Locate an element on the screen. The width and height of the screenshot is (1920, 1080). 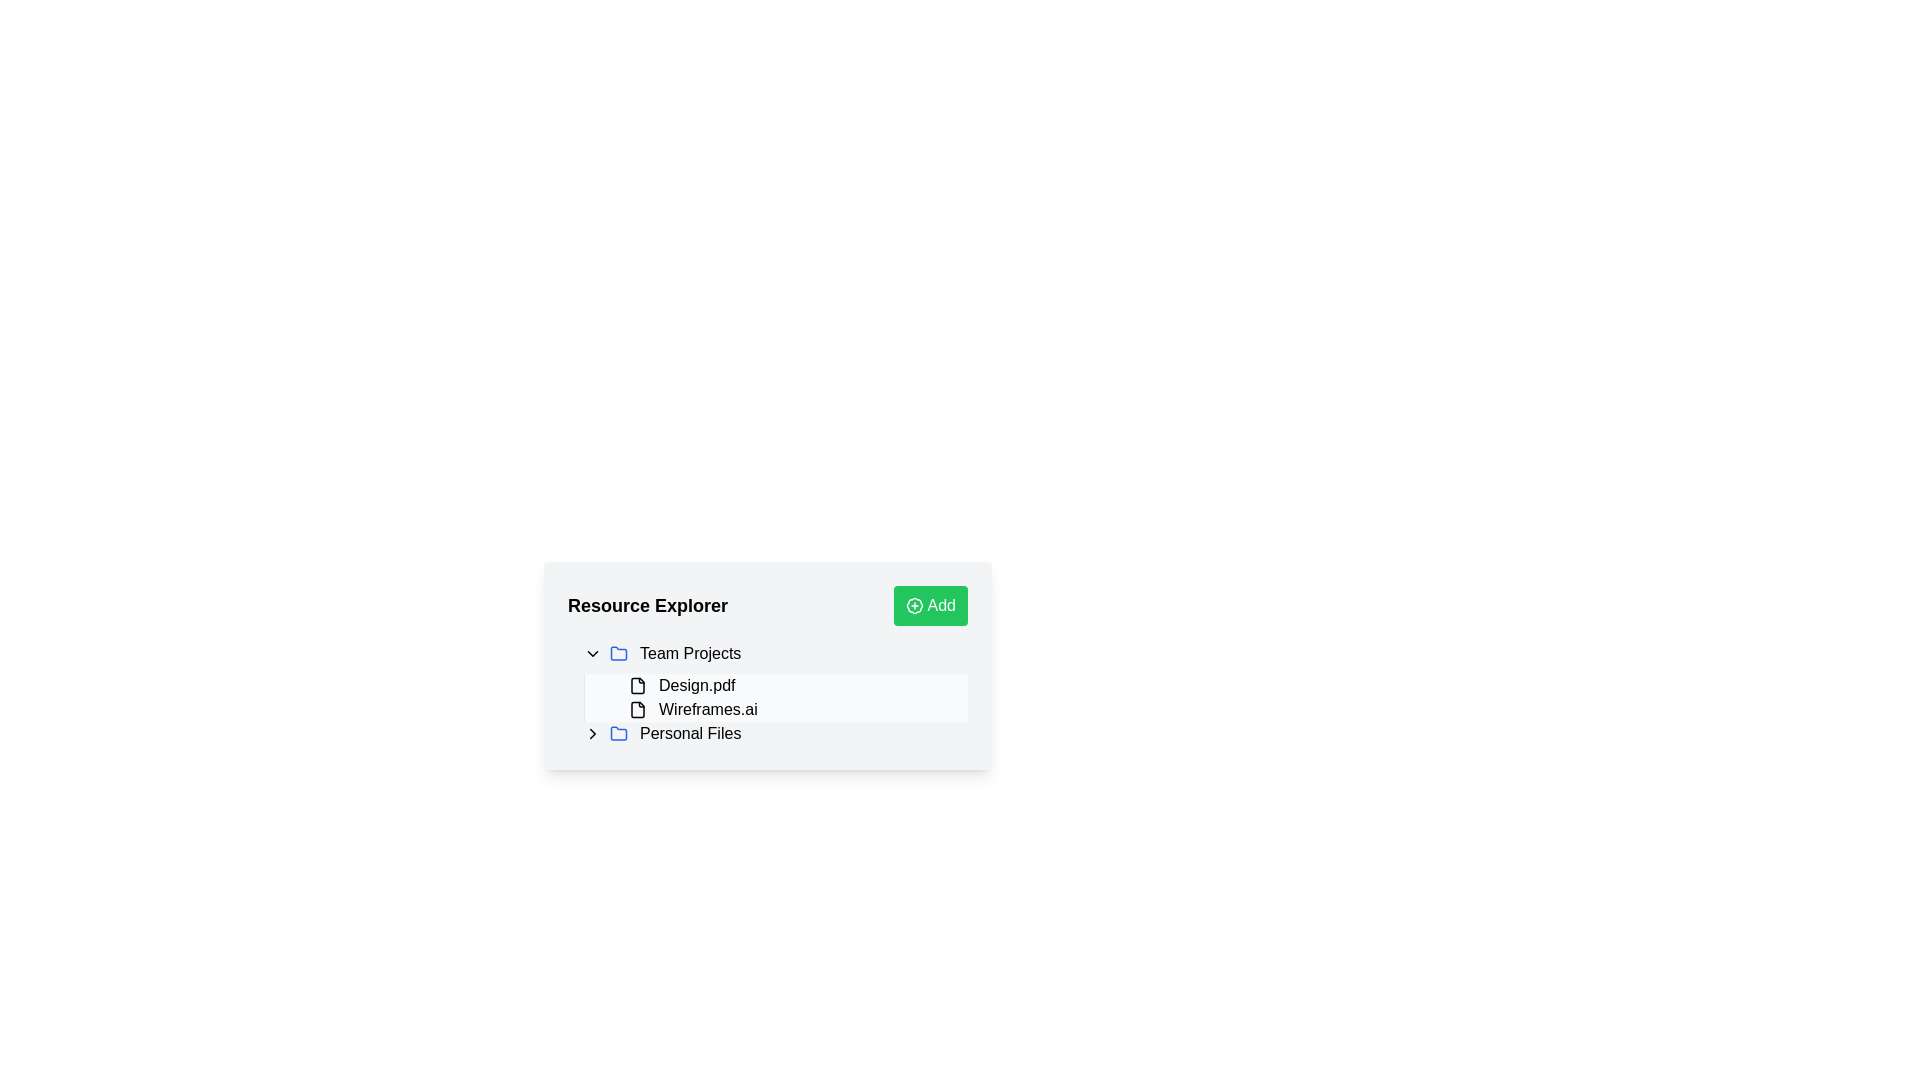
folder icon element, which is a blue minimalist folder located to the right of the arrow toggle and just before the 'Team Projects' label is located at coordinates (618, 654).